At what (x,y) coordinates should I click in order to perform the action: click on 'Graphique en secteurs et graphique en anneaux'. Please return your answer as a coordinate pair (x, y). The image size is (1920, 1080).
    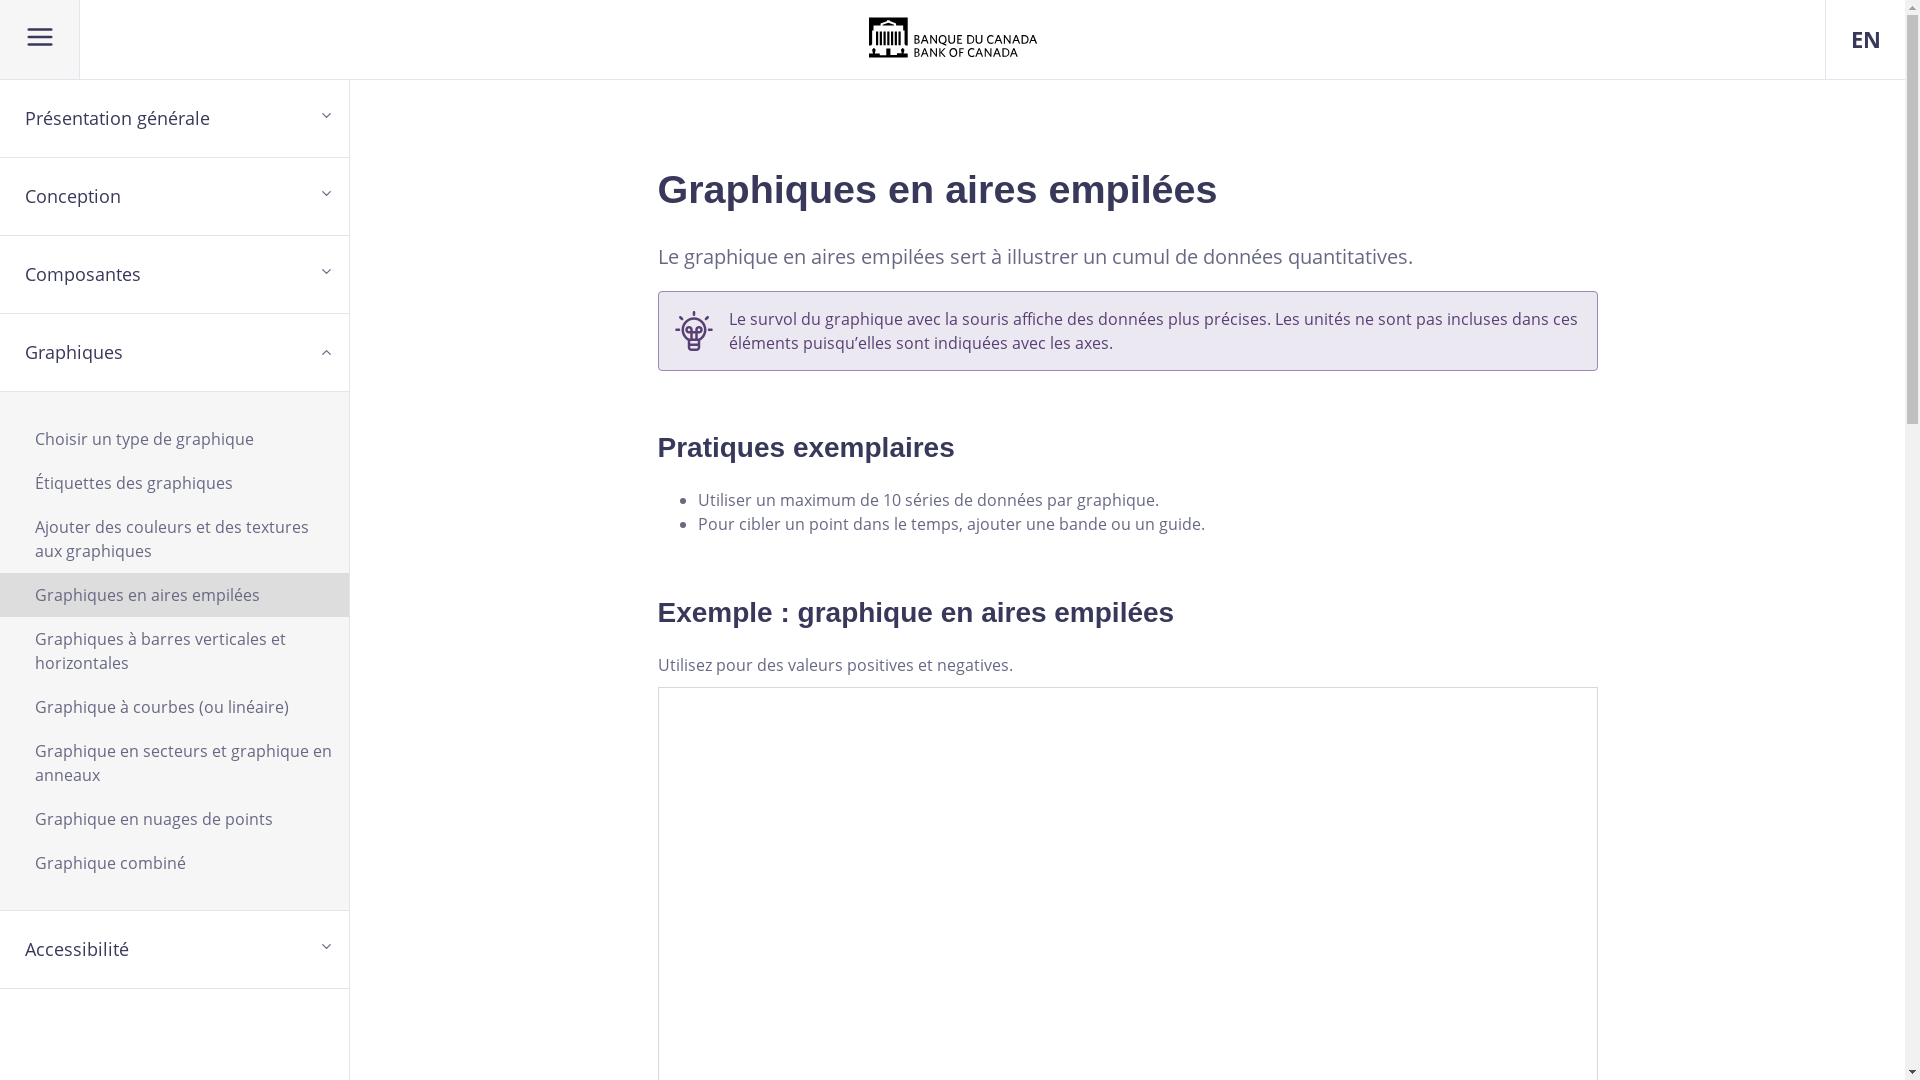
    Looking at the image, I should click on (174, 763).